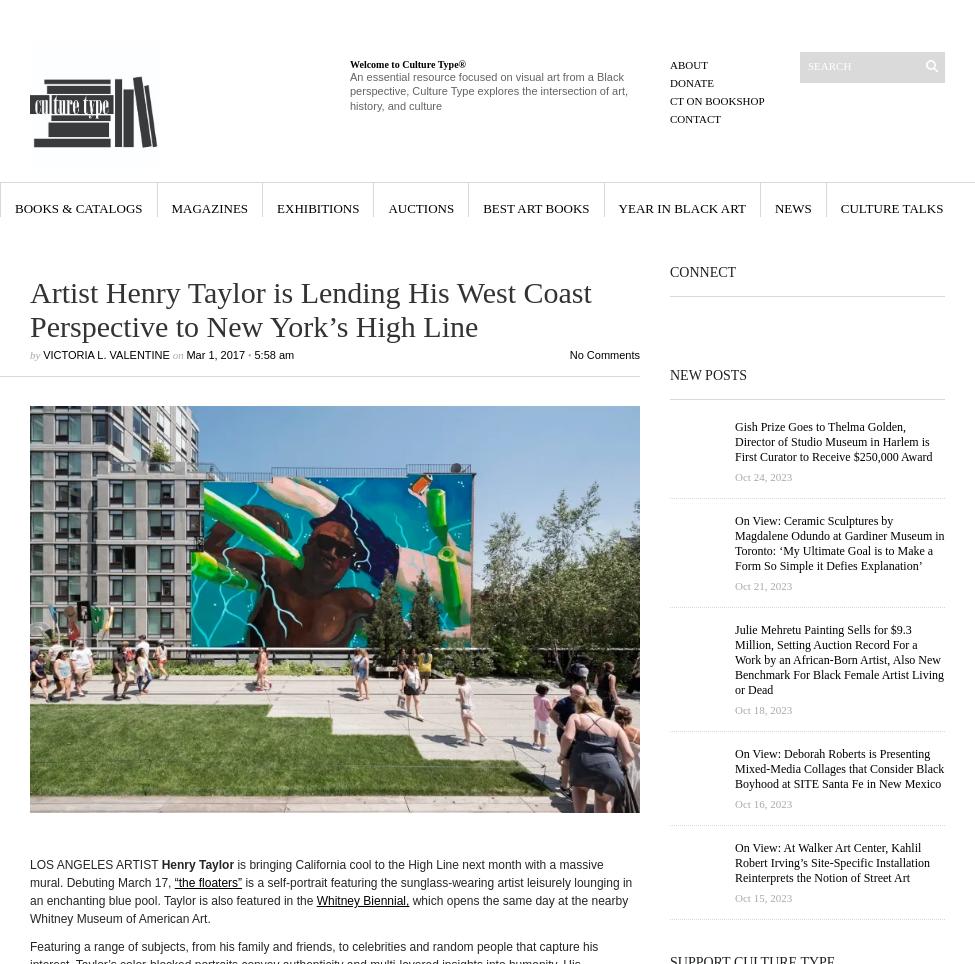 Image resolution: width=975 pixels, height=964 pixels. Describe the element at coordinates (36, 354) in the screenshot. I see `'by'` at that location.